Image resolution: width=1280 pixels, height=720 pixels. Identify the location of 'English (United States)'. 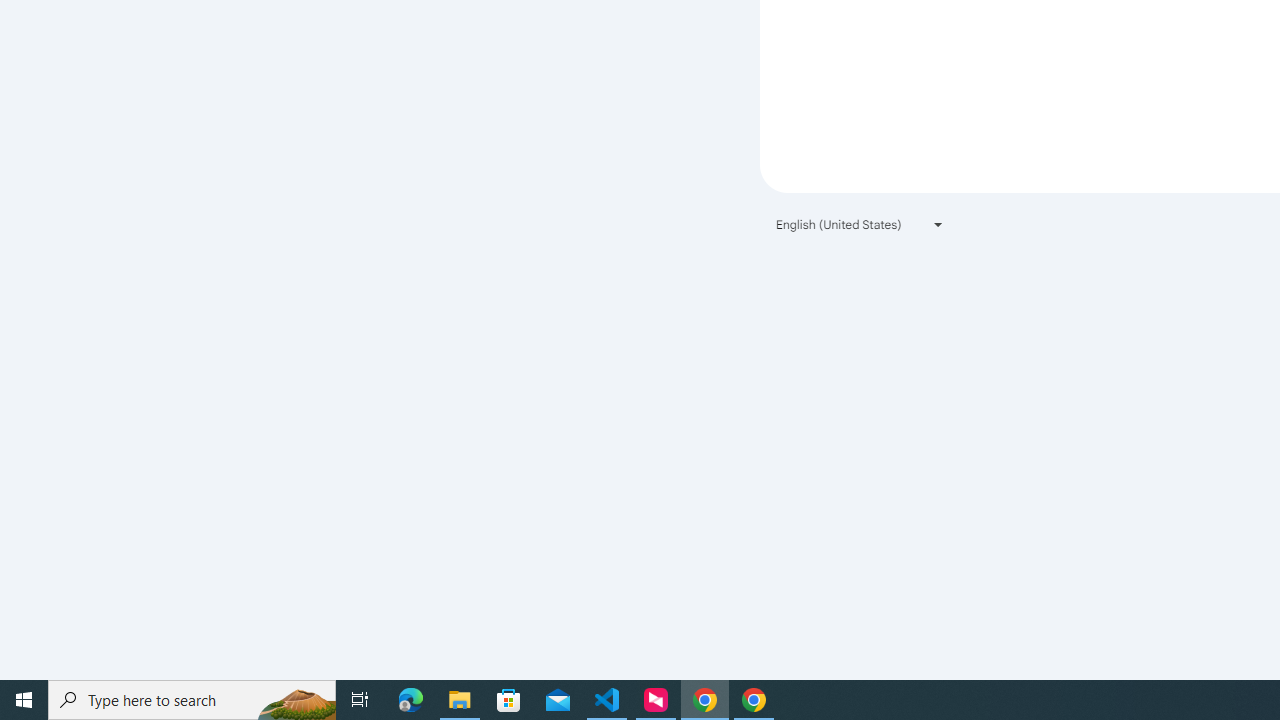
(860, 224).